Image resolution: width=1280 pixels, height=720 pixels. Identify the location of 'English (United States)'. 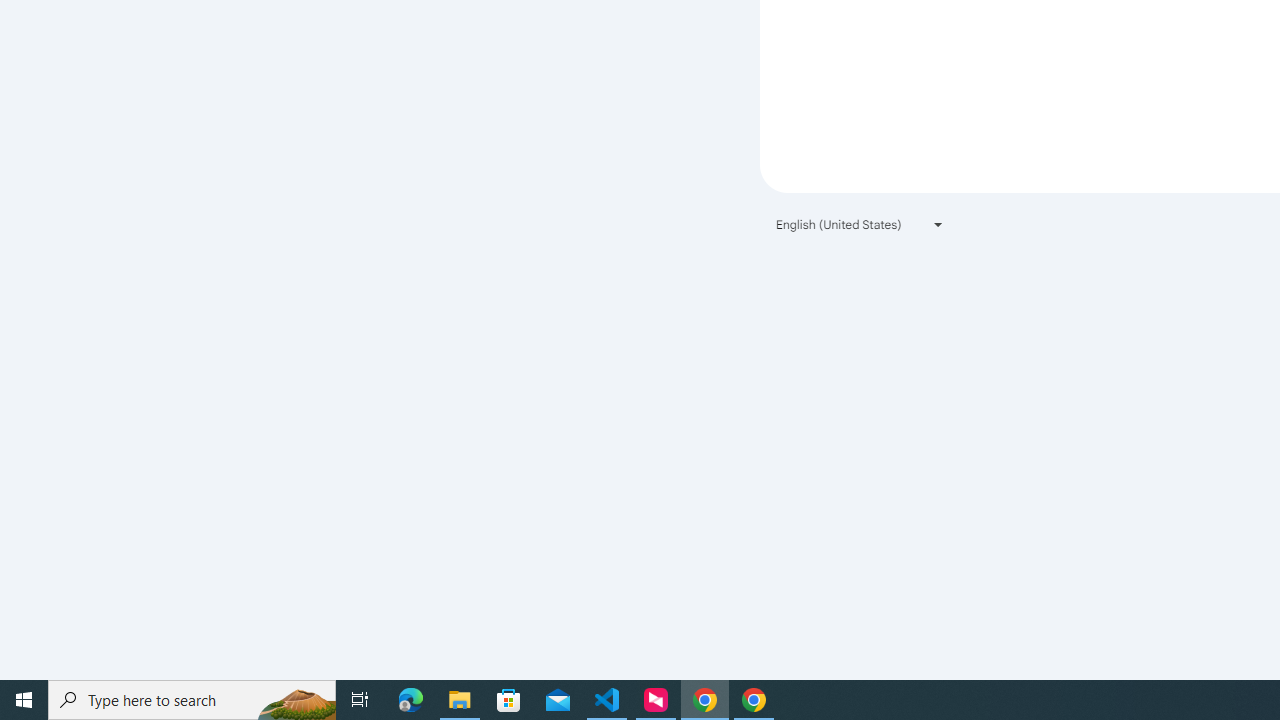
(860, 224).